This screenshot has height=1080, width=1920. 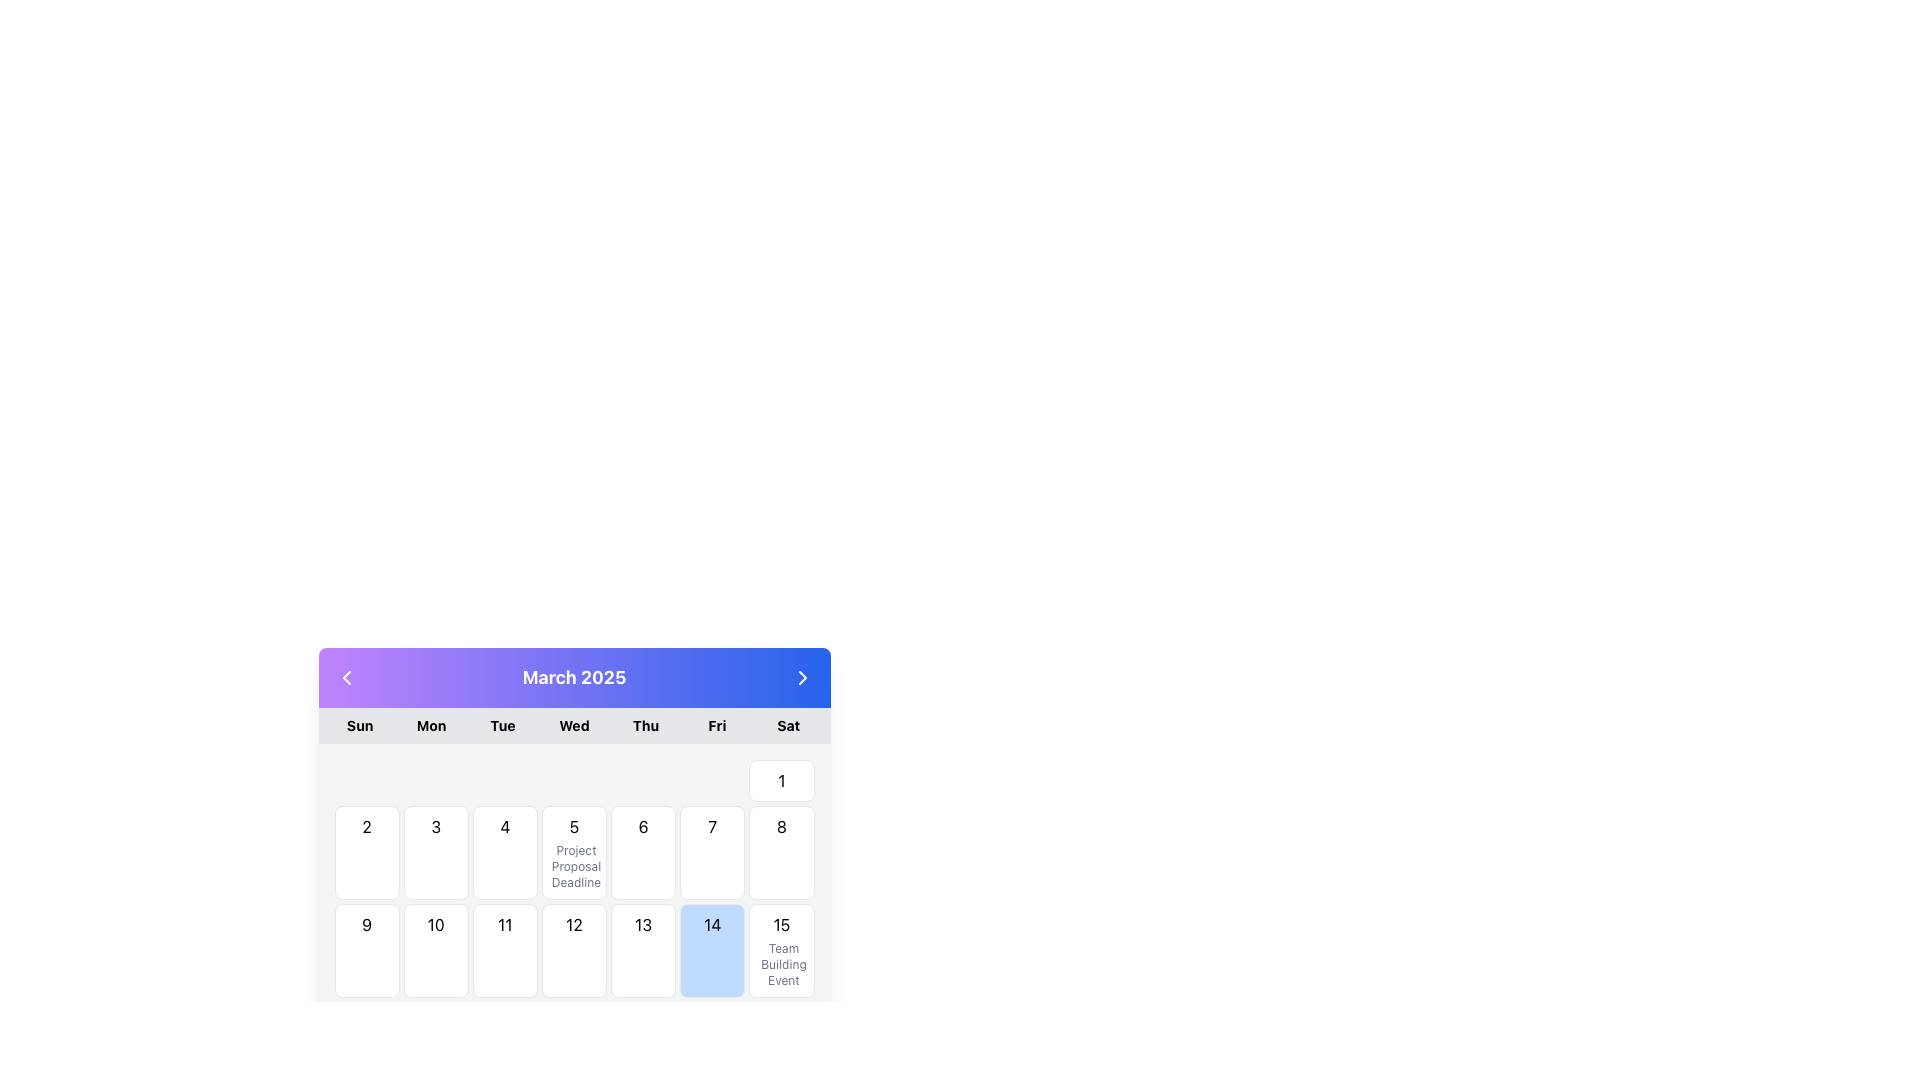 What do you see at coordinates (643, 779) in the screenshot?
I see `the circular marker above the date number '6' in the calendar interface` at bounding box center [643, 779].